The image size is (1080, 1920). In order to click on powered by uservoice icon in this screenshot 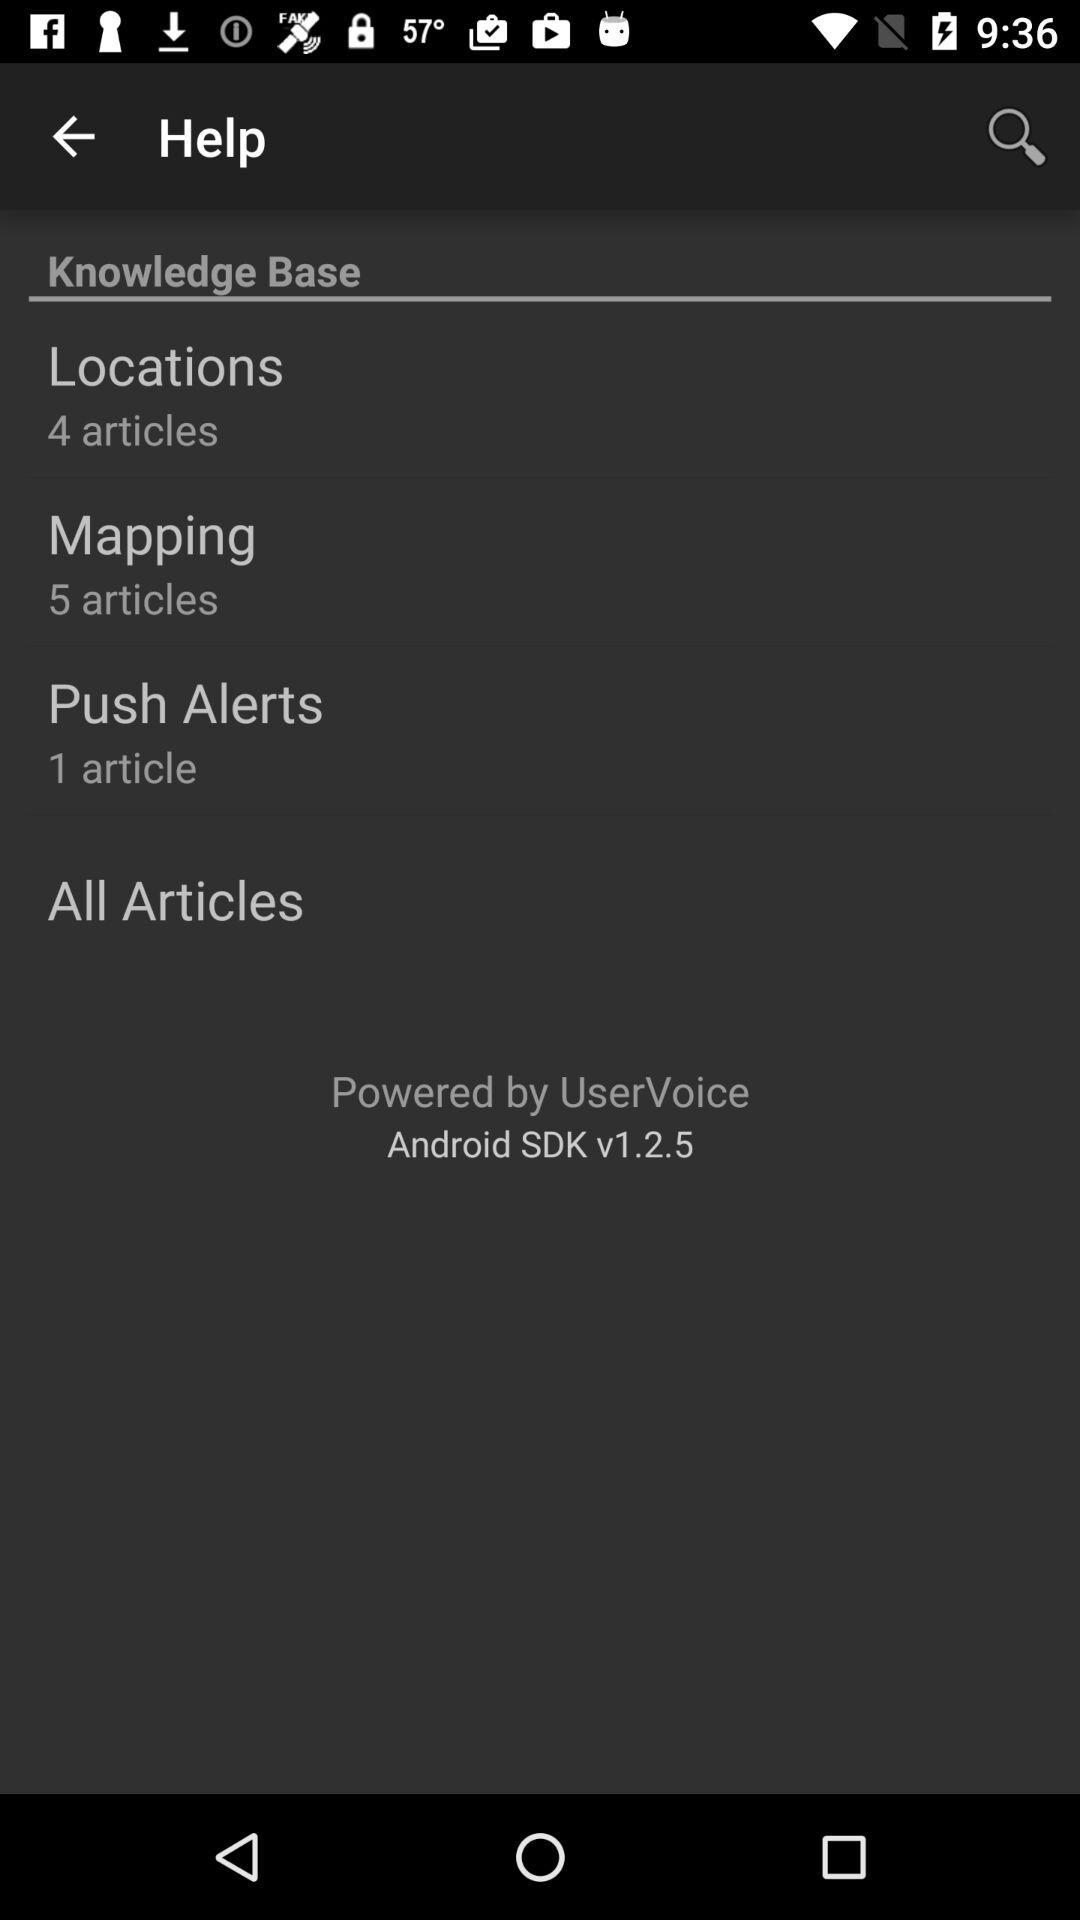, I will do `click(540, 1089)`.